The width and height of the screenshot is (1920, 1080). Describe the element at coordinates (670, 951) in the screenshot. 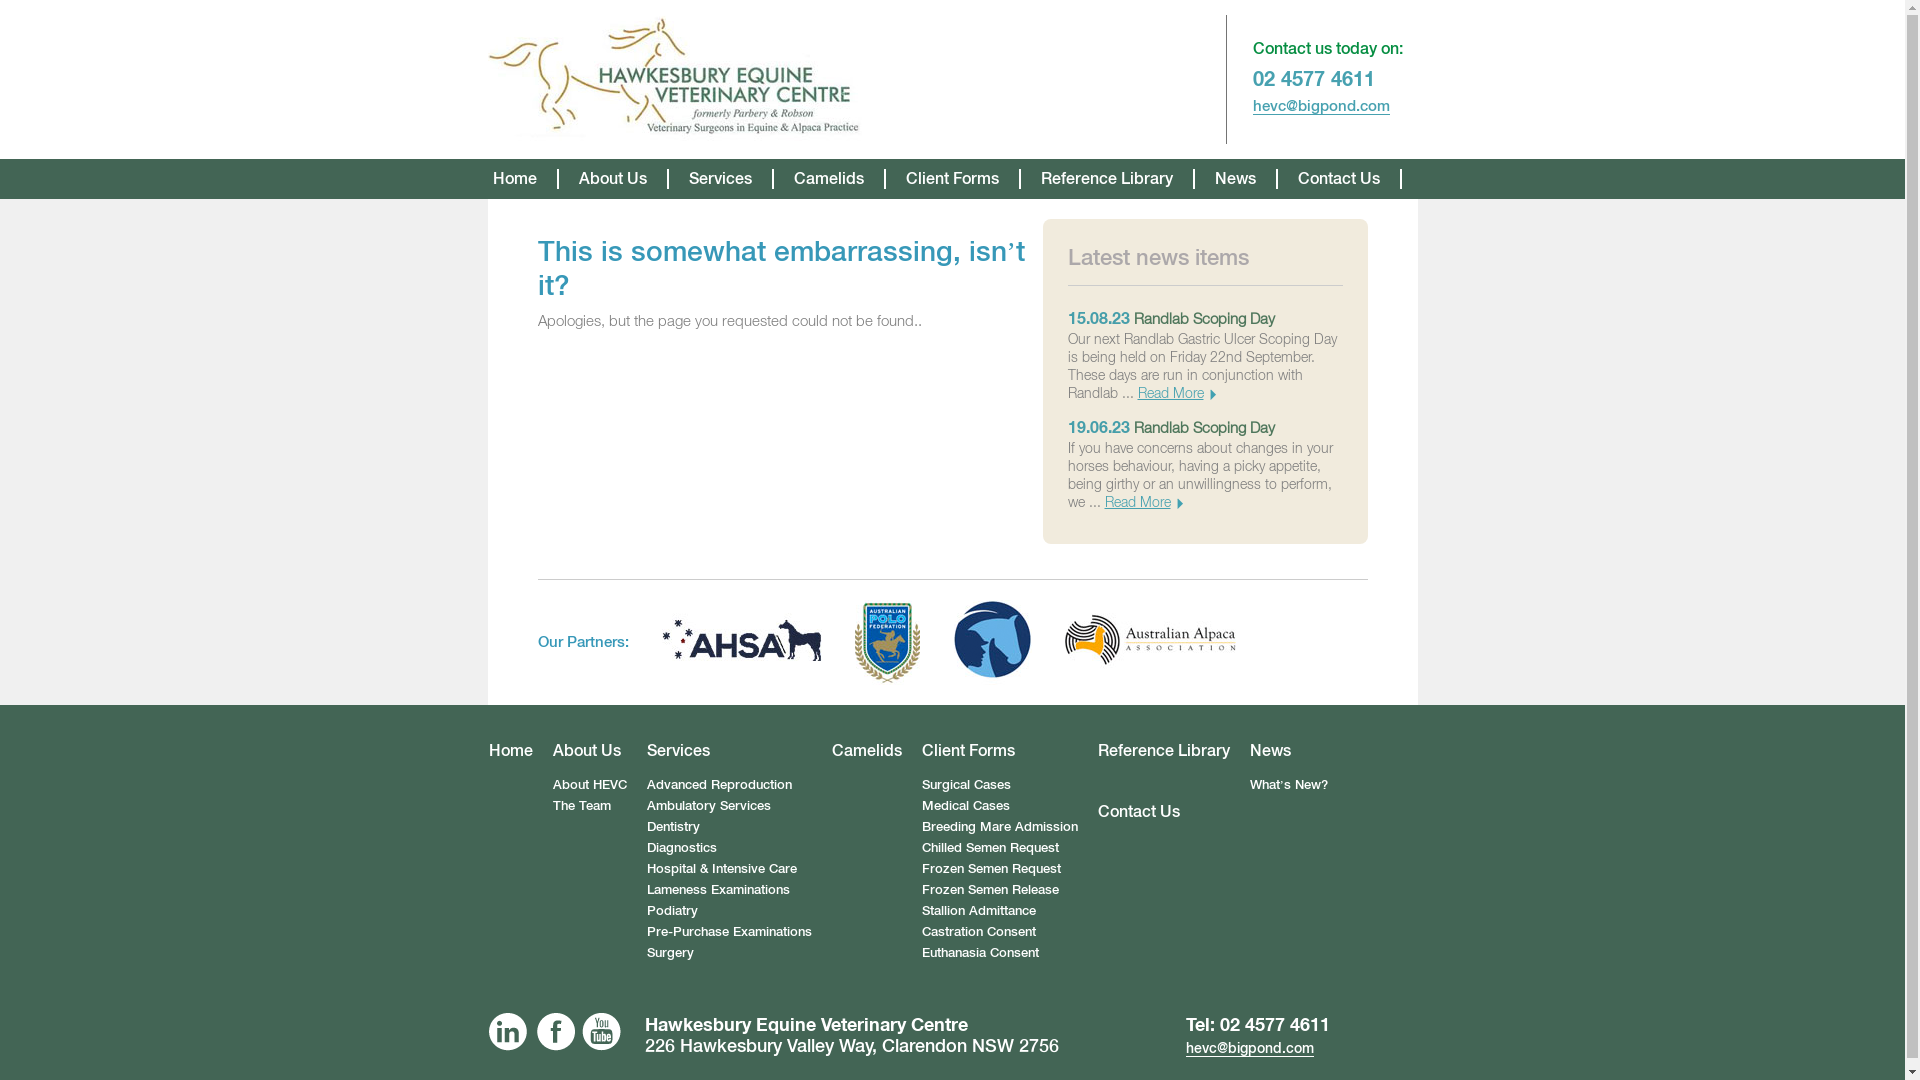

I see `'Surgery'` at that location.